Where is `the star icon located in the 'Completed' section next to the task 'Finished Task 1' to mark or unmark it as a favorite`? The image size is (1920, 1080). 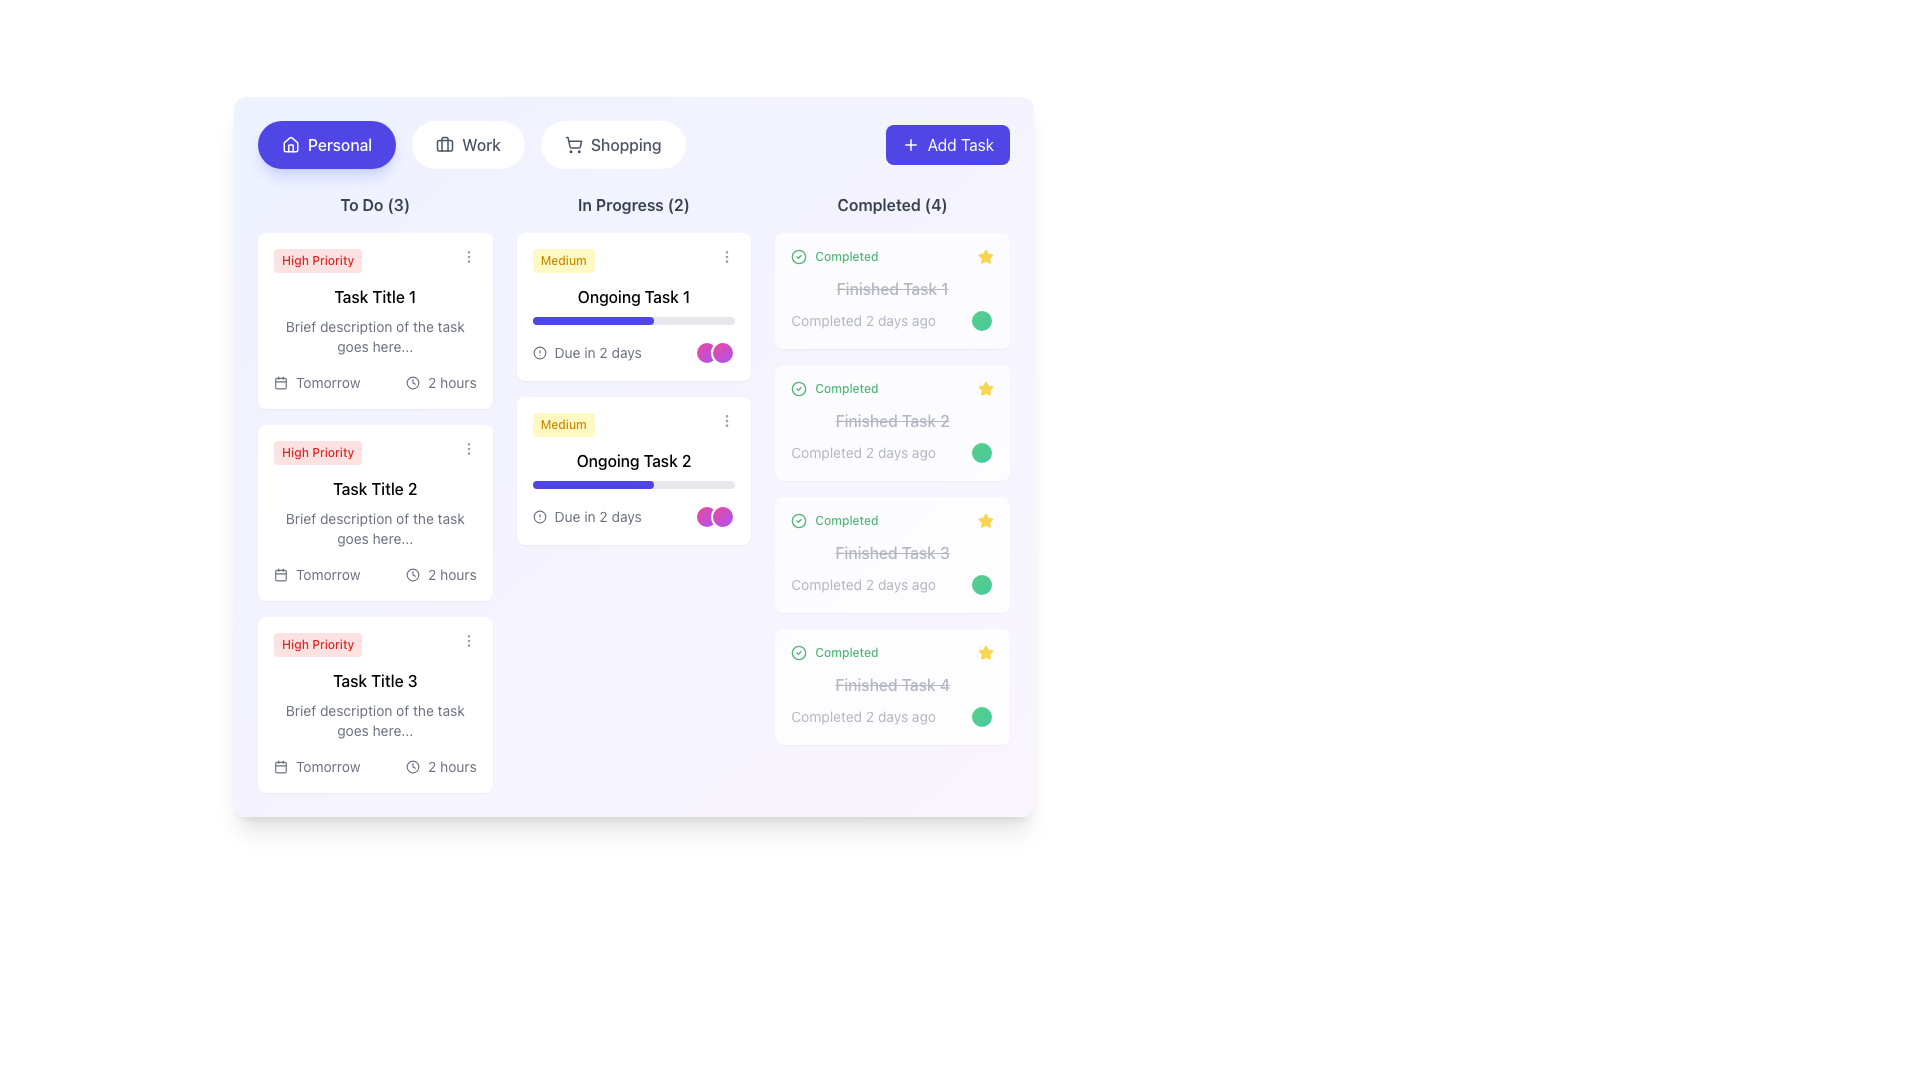
the star icon located in the 'Completed' section next to the task 'Finished Task 1' to mark or unmark it as a favorite is located at coordinates (985, 256).